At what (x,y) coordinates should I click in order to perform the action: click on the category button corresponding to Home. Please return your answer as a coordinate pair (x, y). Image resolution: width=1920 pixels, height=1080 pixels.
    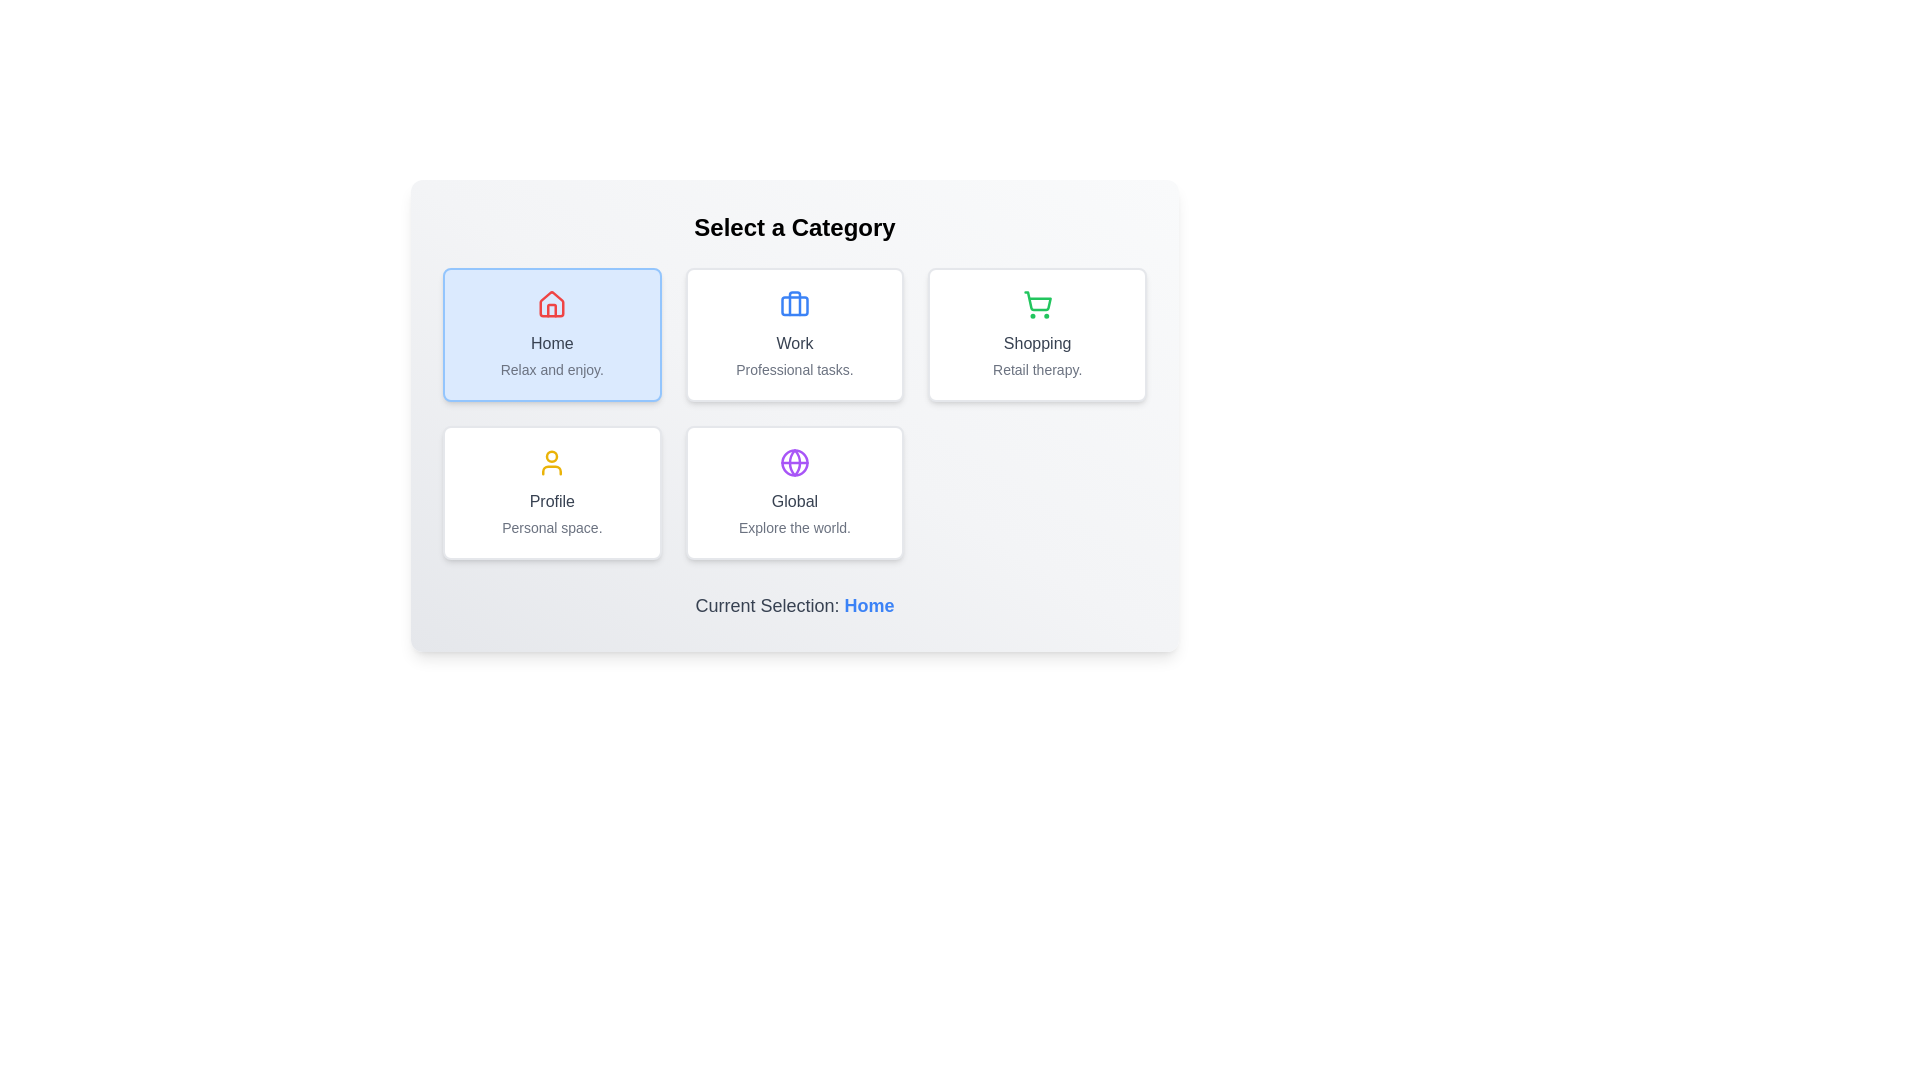
    Looking at the image, I should click on (552, 334).